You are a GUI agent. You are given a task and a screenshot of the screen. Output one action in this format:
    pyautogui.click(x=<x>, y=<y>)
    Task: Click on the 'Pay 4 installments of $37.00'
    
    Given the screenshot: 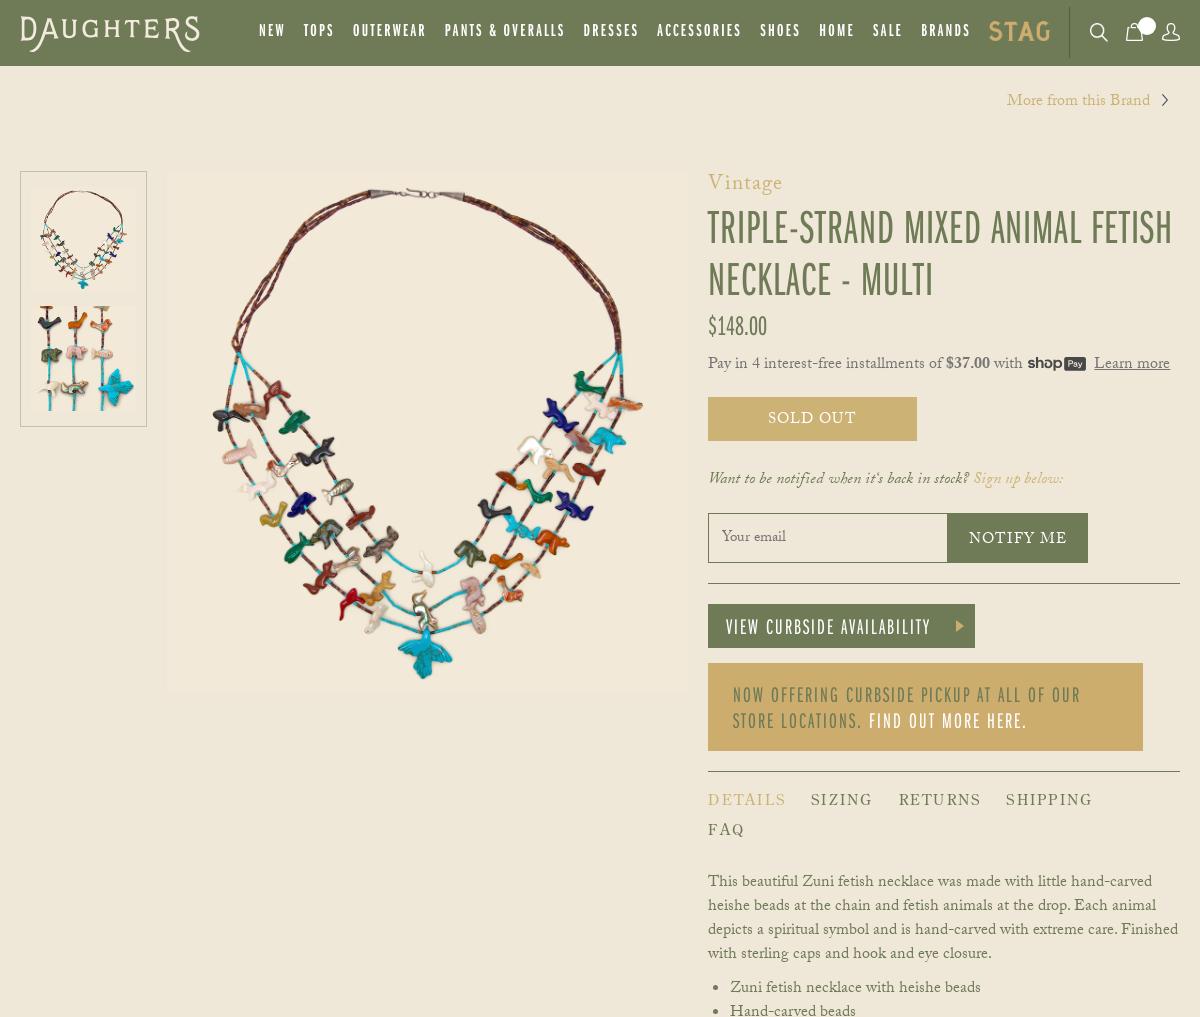 What is the action you would take?
    pyautogui.click(x=501, y=857)
    